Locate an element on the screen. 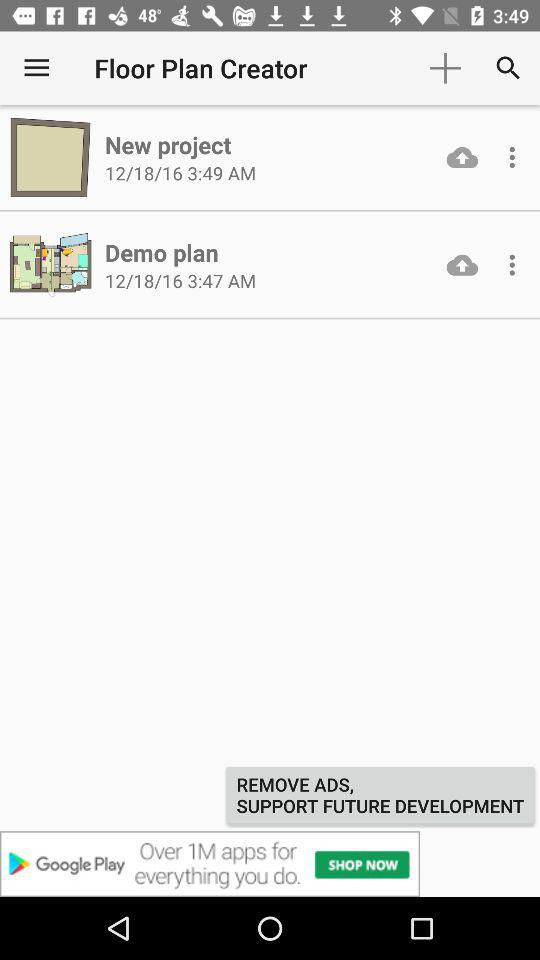  open options menu is located at coordinates (512, 264).